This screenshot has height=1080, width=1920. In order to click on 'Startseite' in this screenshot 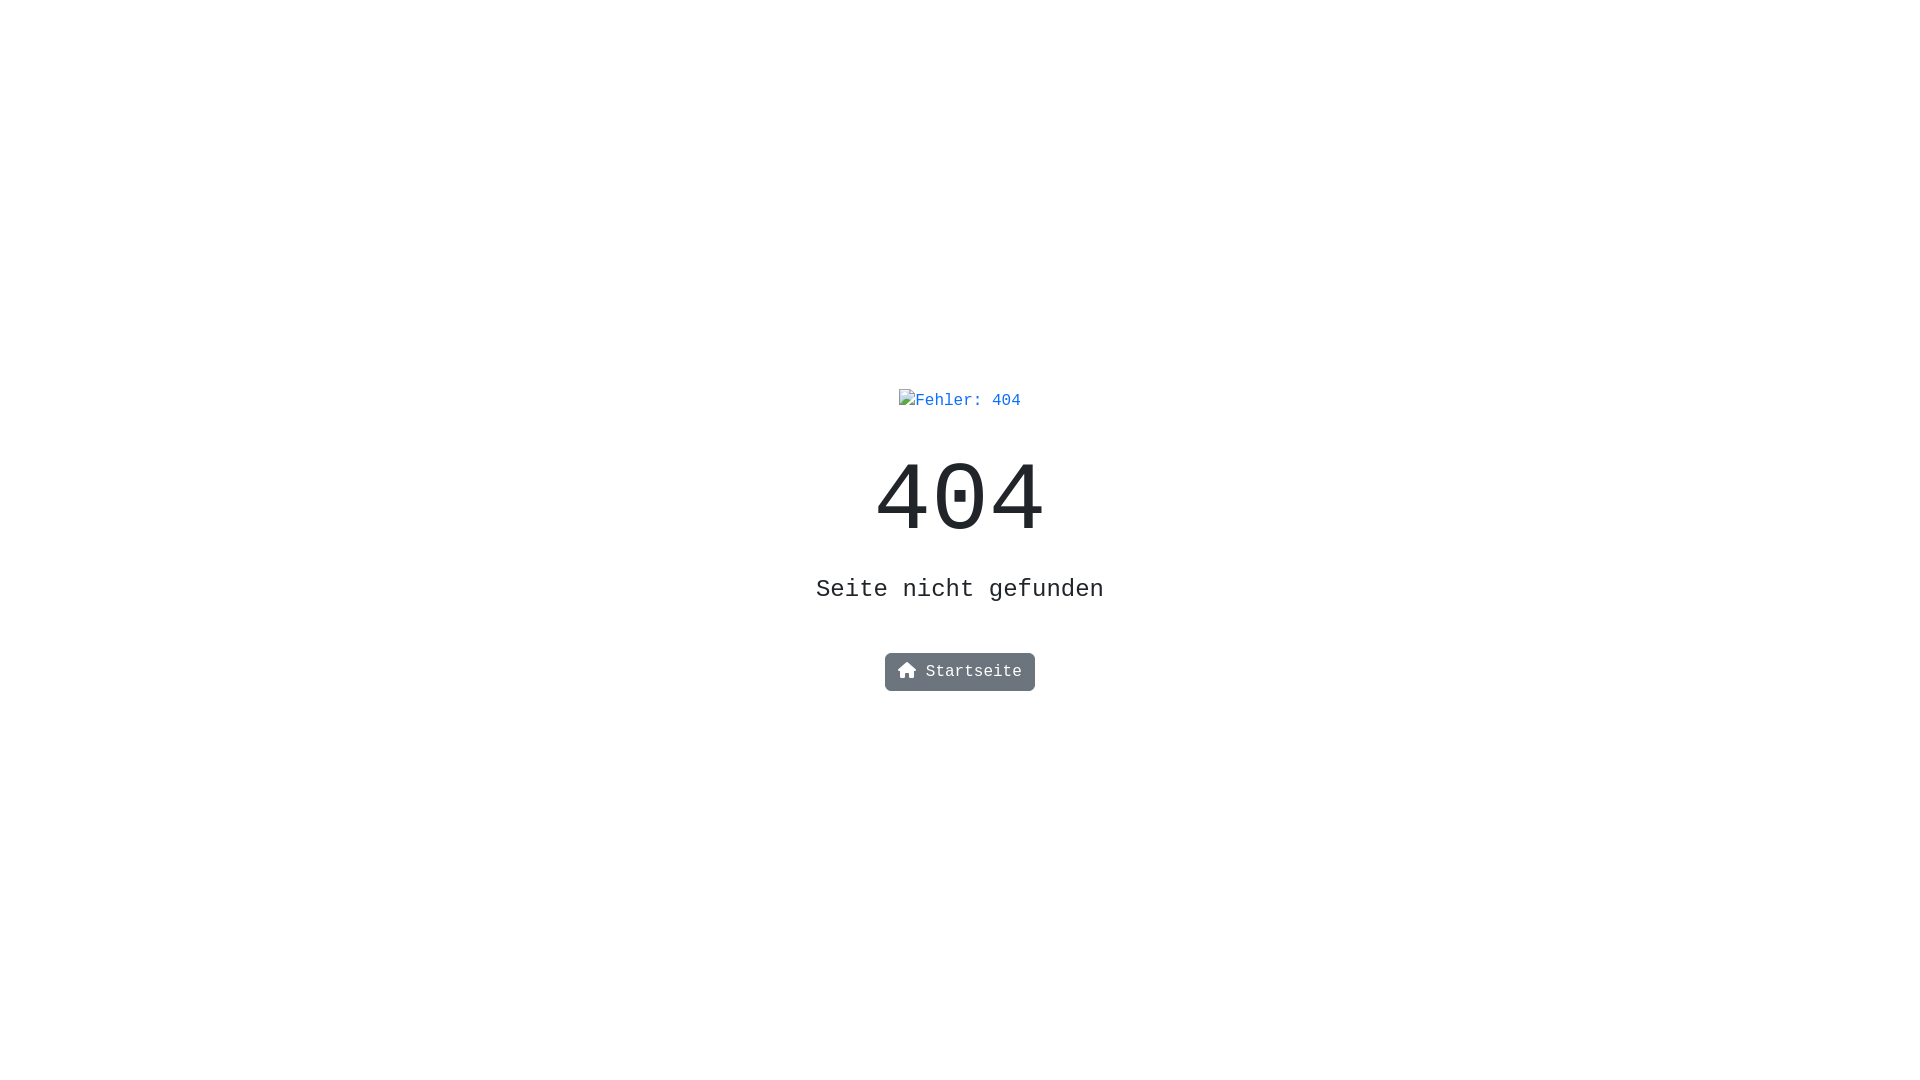, I will do `click(883, 671)`.